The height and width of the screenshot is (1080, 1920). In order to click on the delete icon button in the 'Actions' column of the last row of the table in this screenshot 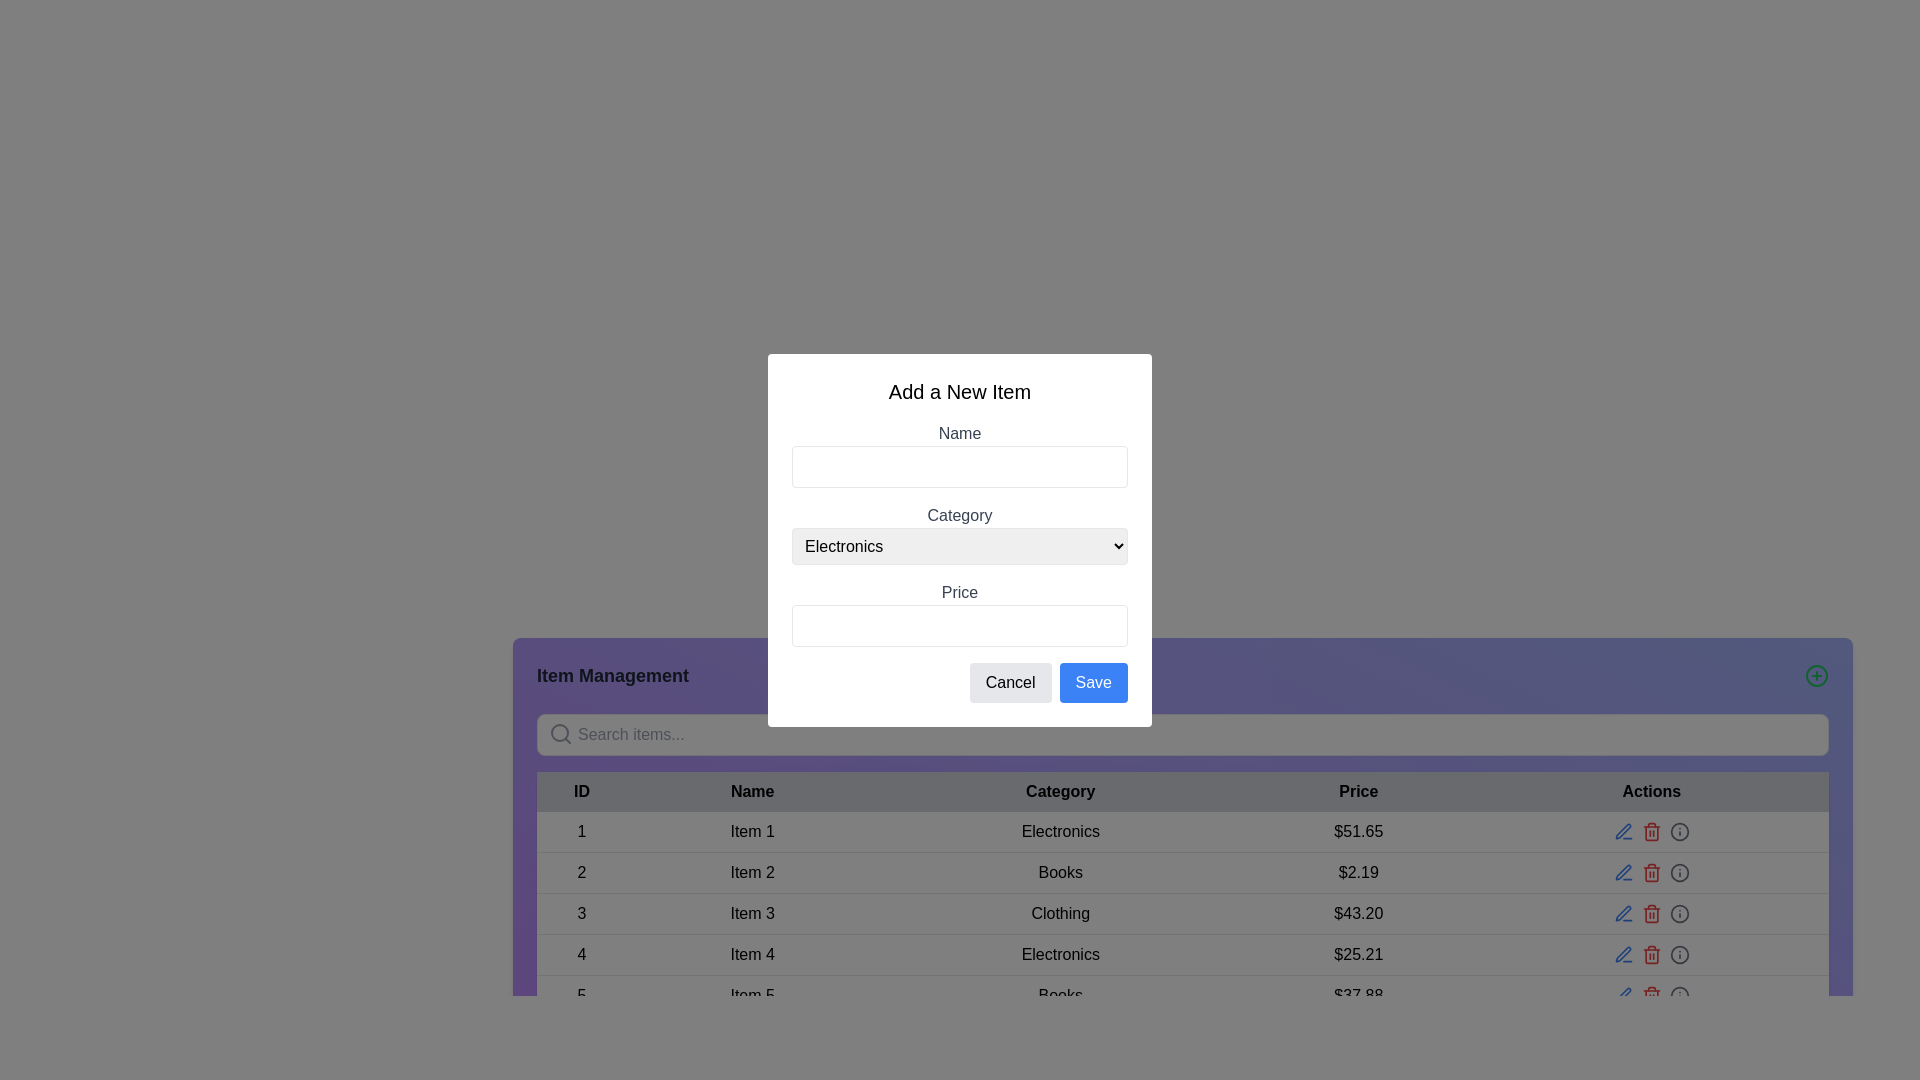, I will do `click(1651, 995)`.